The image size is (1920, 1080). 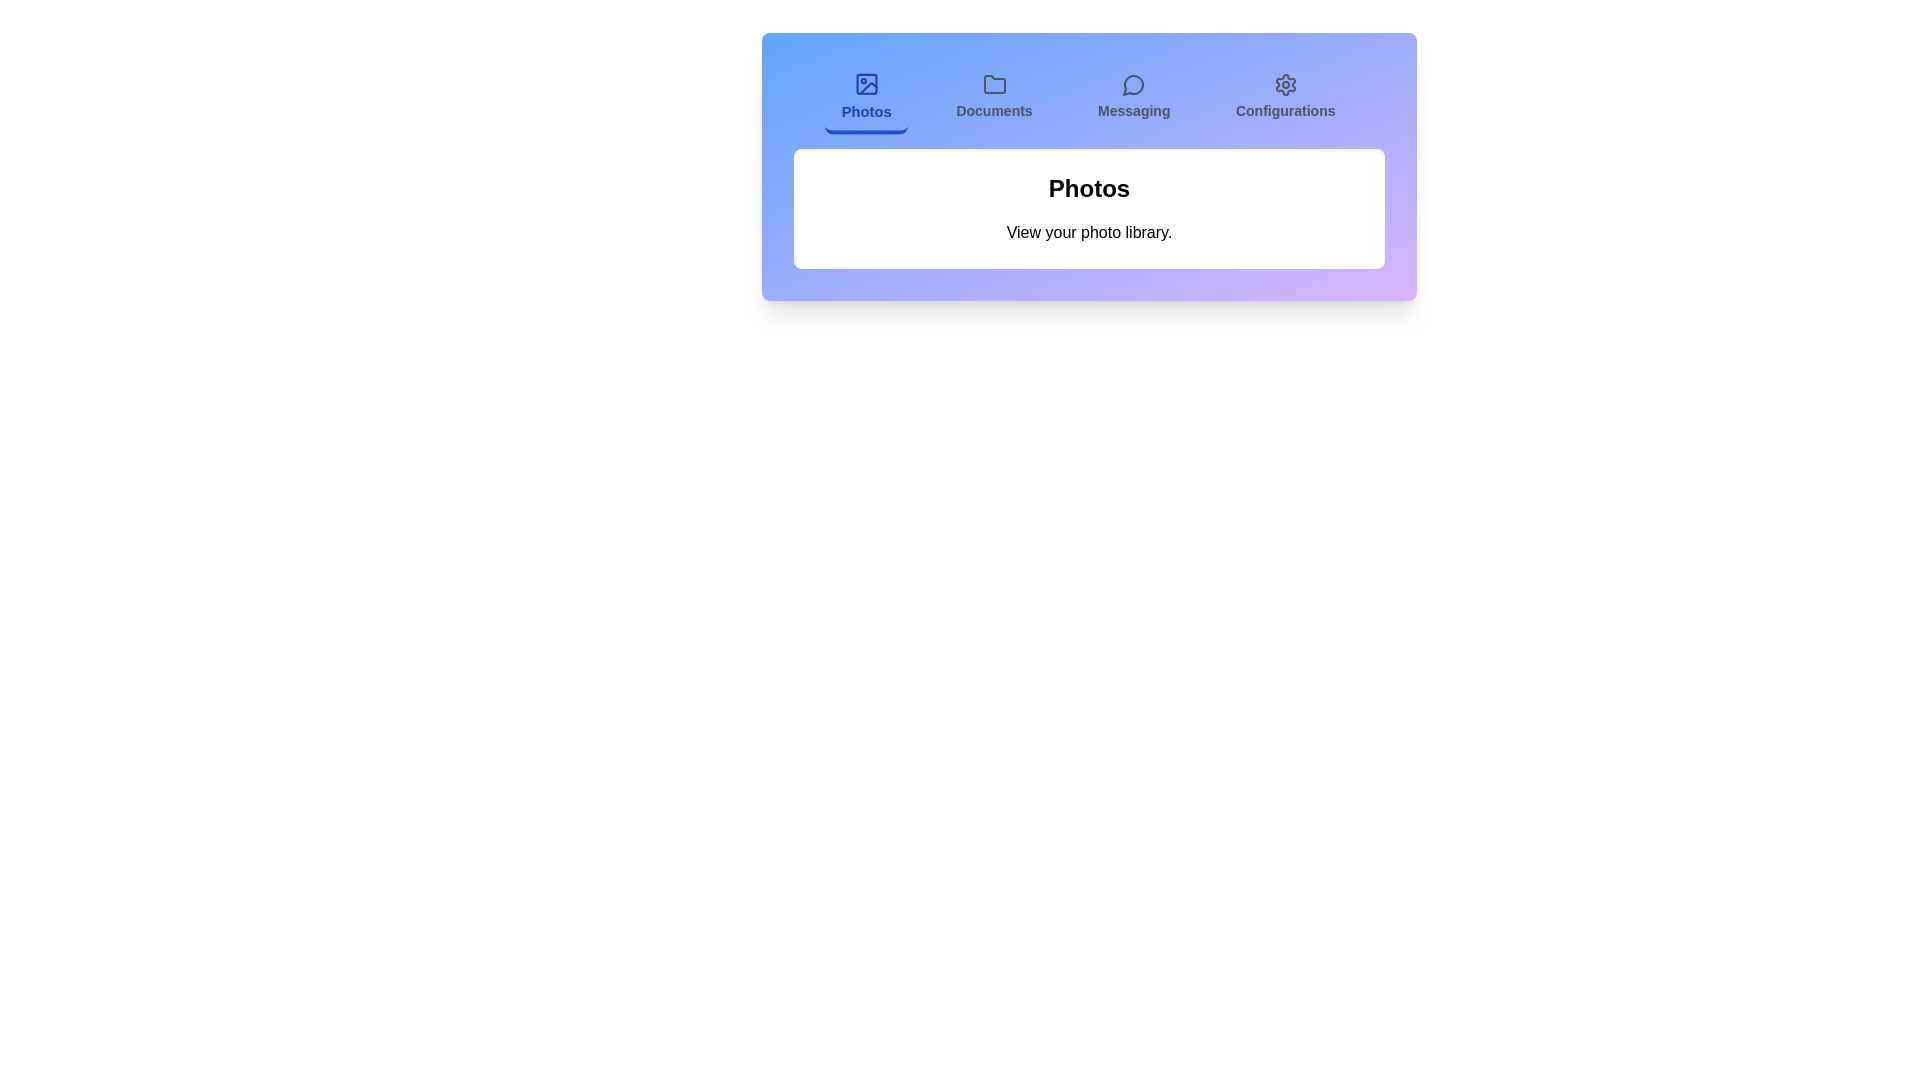 I want to click on the icon of the Photos tab to activate it, so click(x=867, y=83).